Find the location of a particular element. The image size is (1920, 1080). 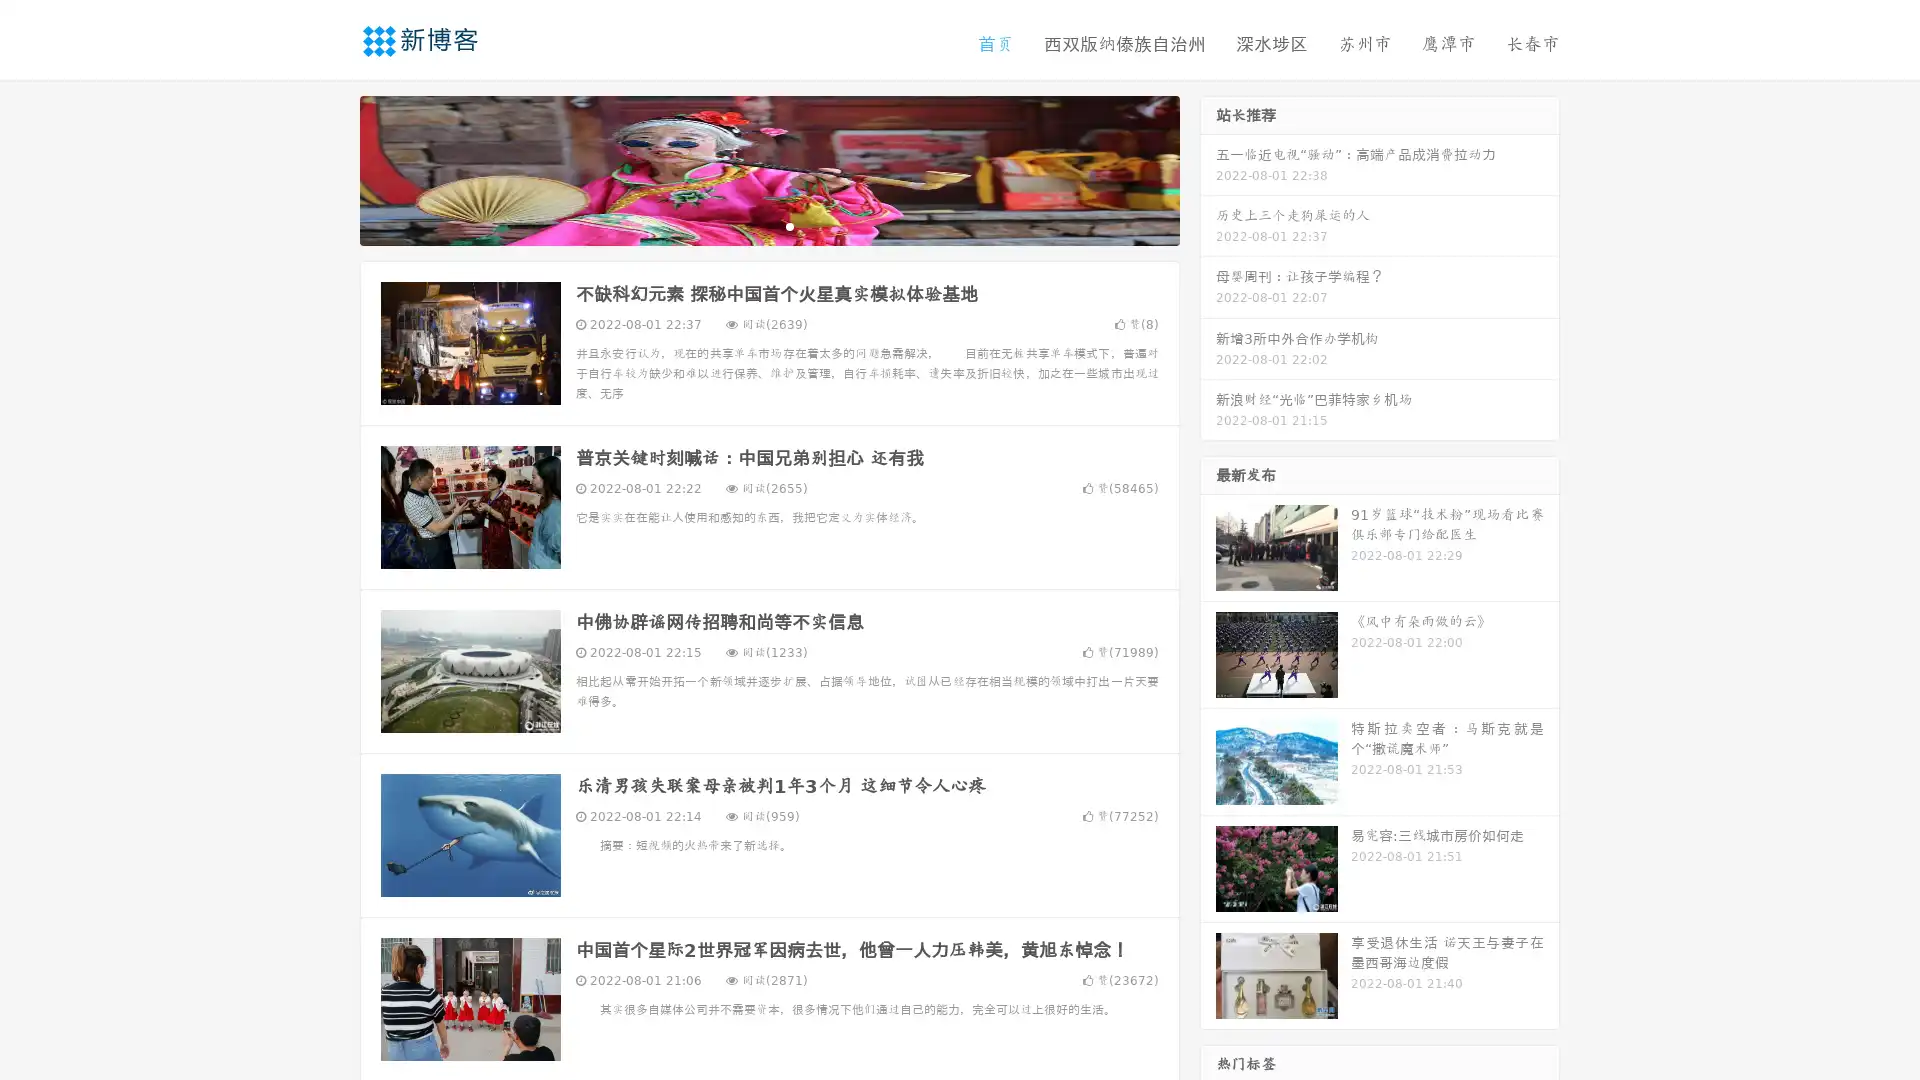

Next slide is located at coordinates (1208, 168).